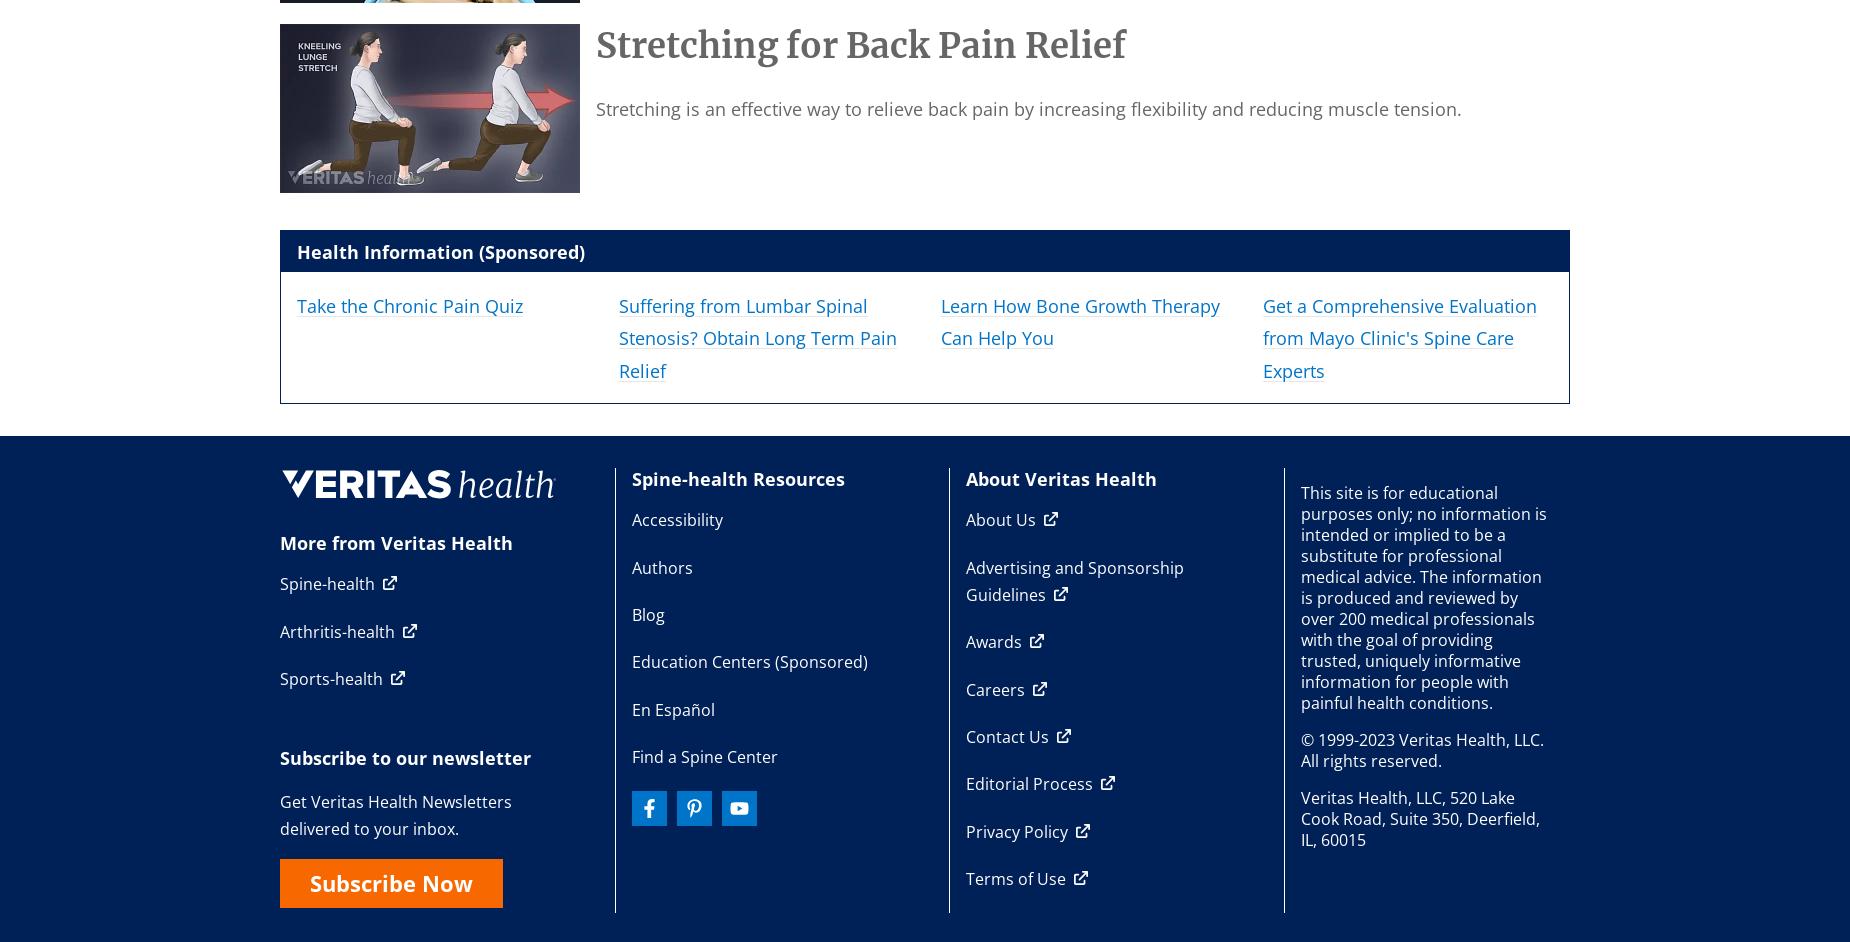  What do you see at coordinates (1030, 784) in the screenshot?
I see `'Editorial Process'` at bounding box center [1030, 784].